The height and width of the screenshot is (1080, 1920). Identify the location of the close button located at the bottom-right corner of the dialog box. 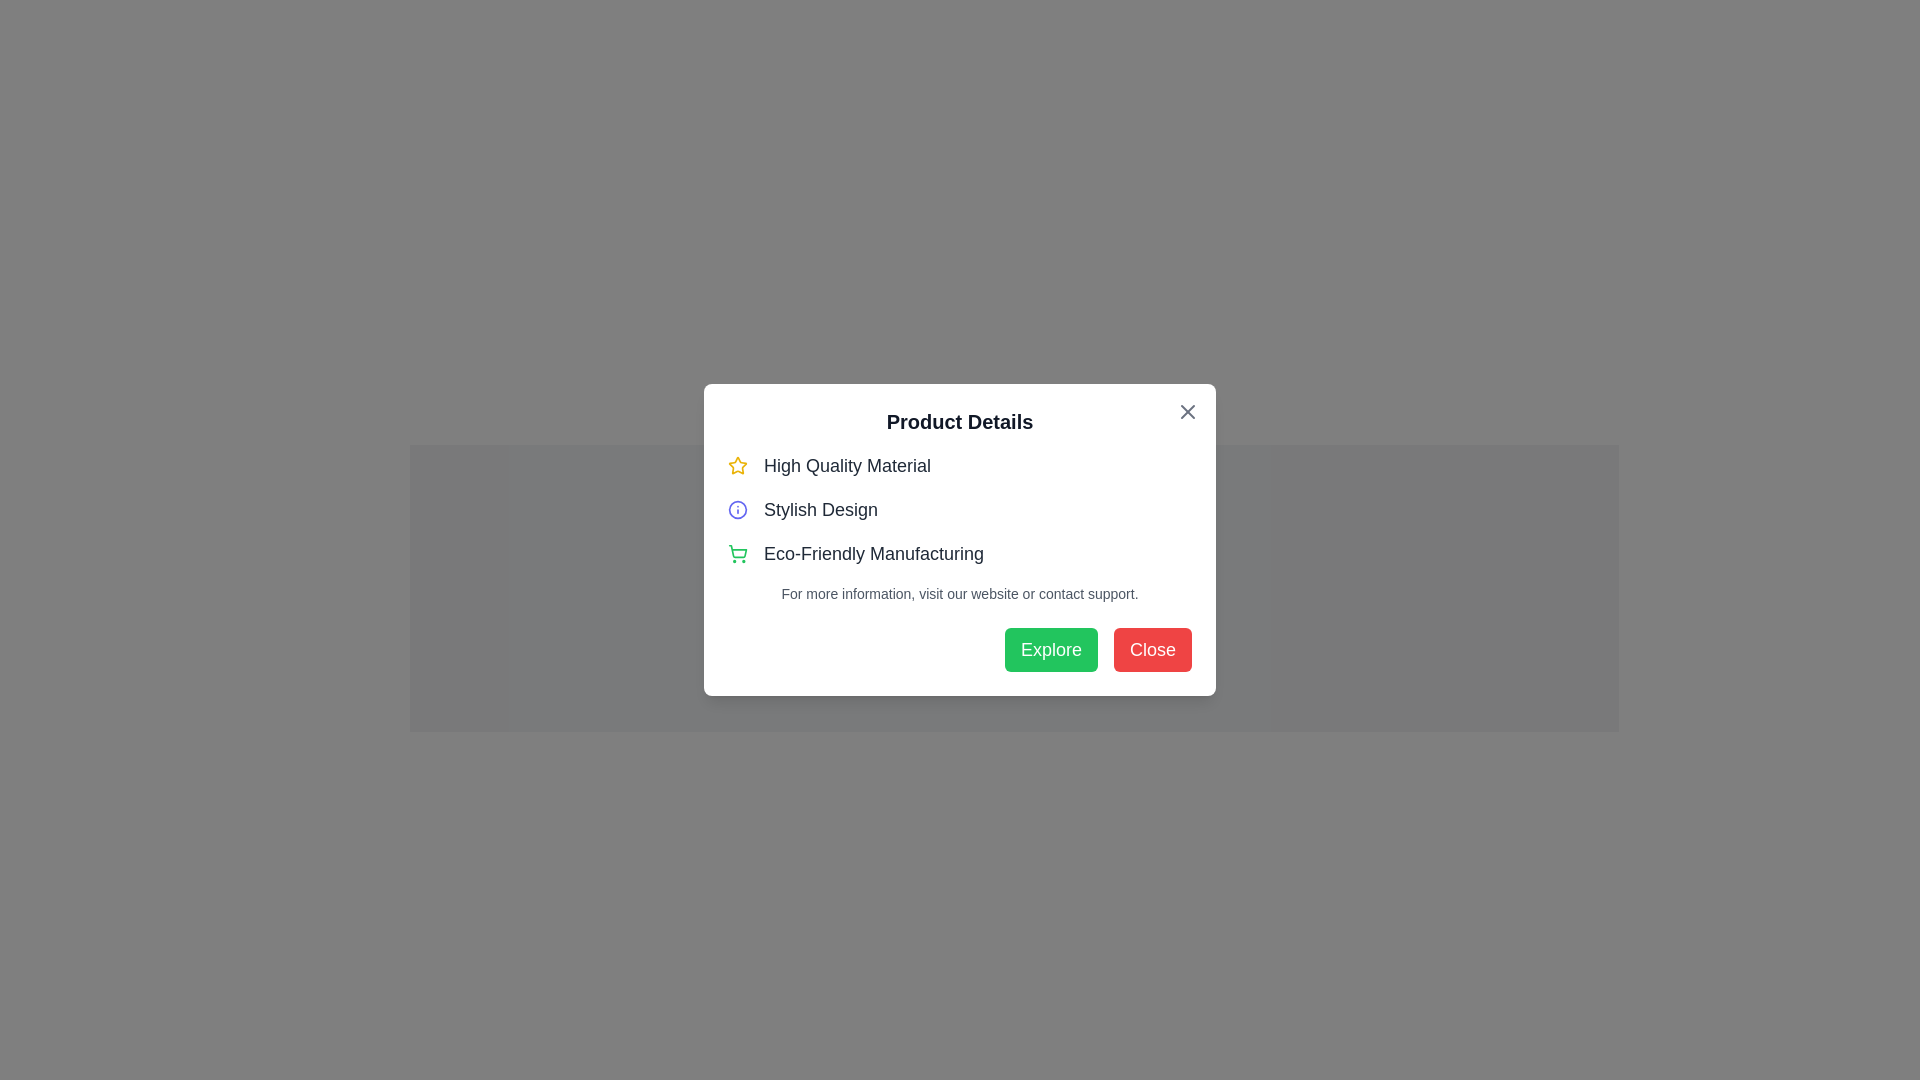
(1152, 650).